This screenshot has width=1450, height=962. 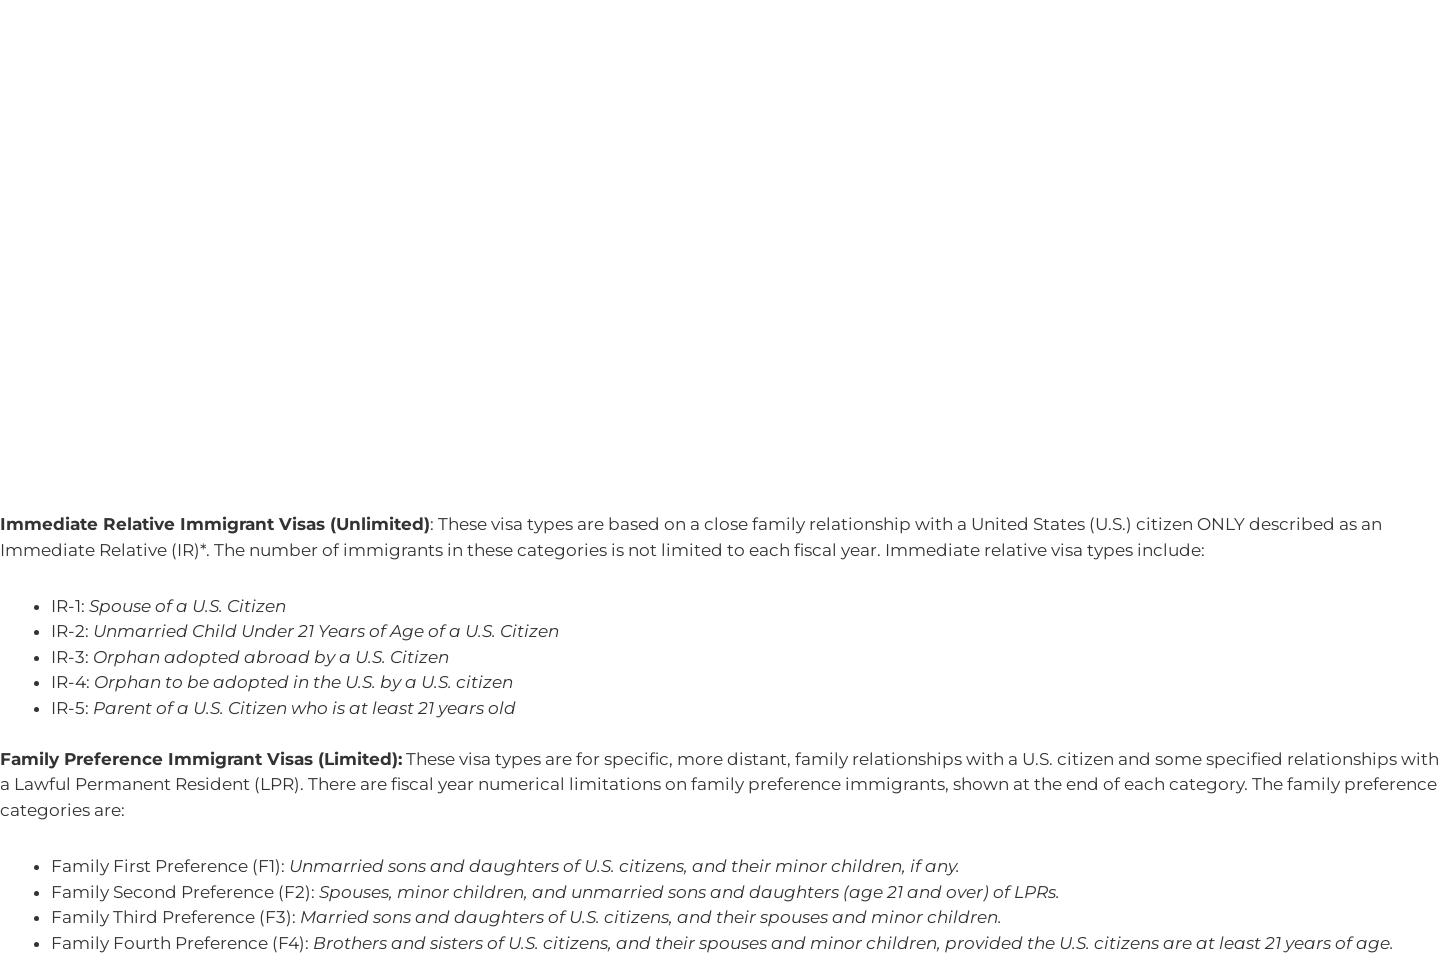 What do you see at coordinates (89, 604) in the screenshot?
I see `'Spouse of a U.S. Citizen'` at bounding box center [89, 604].